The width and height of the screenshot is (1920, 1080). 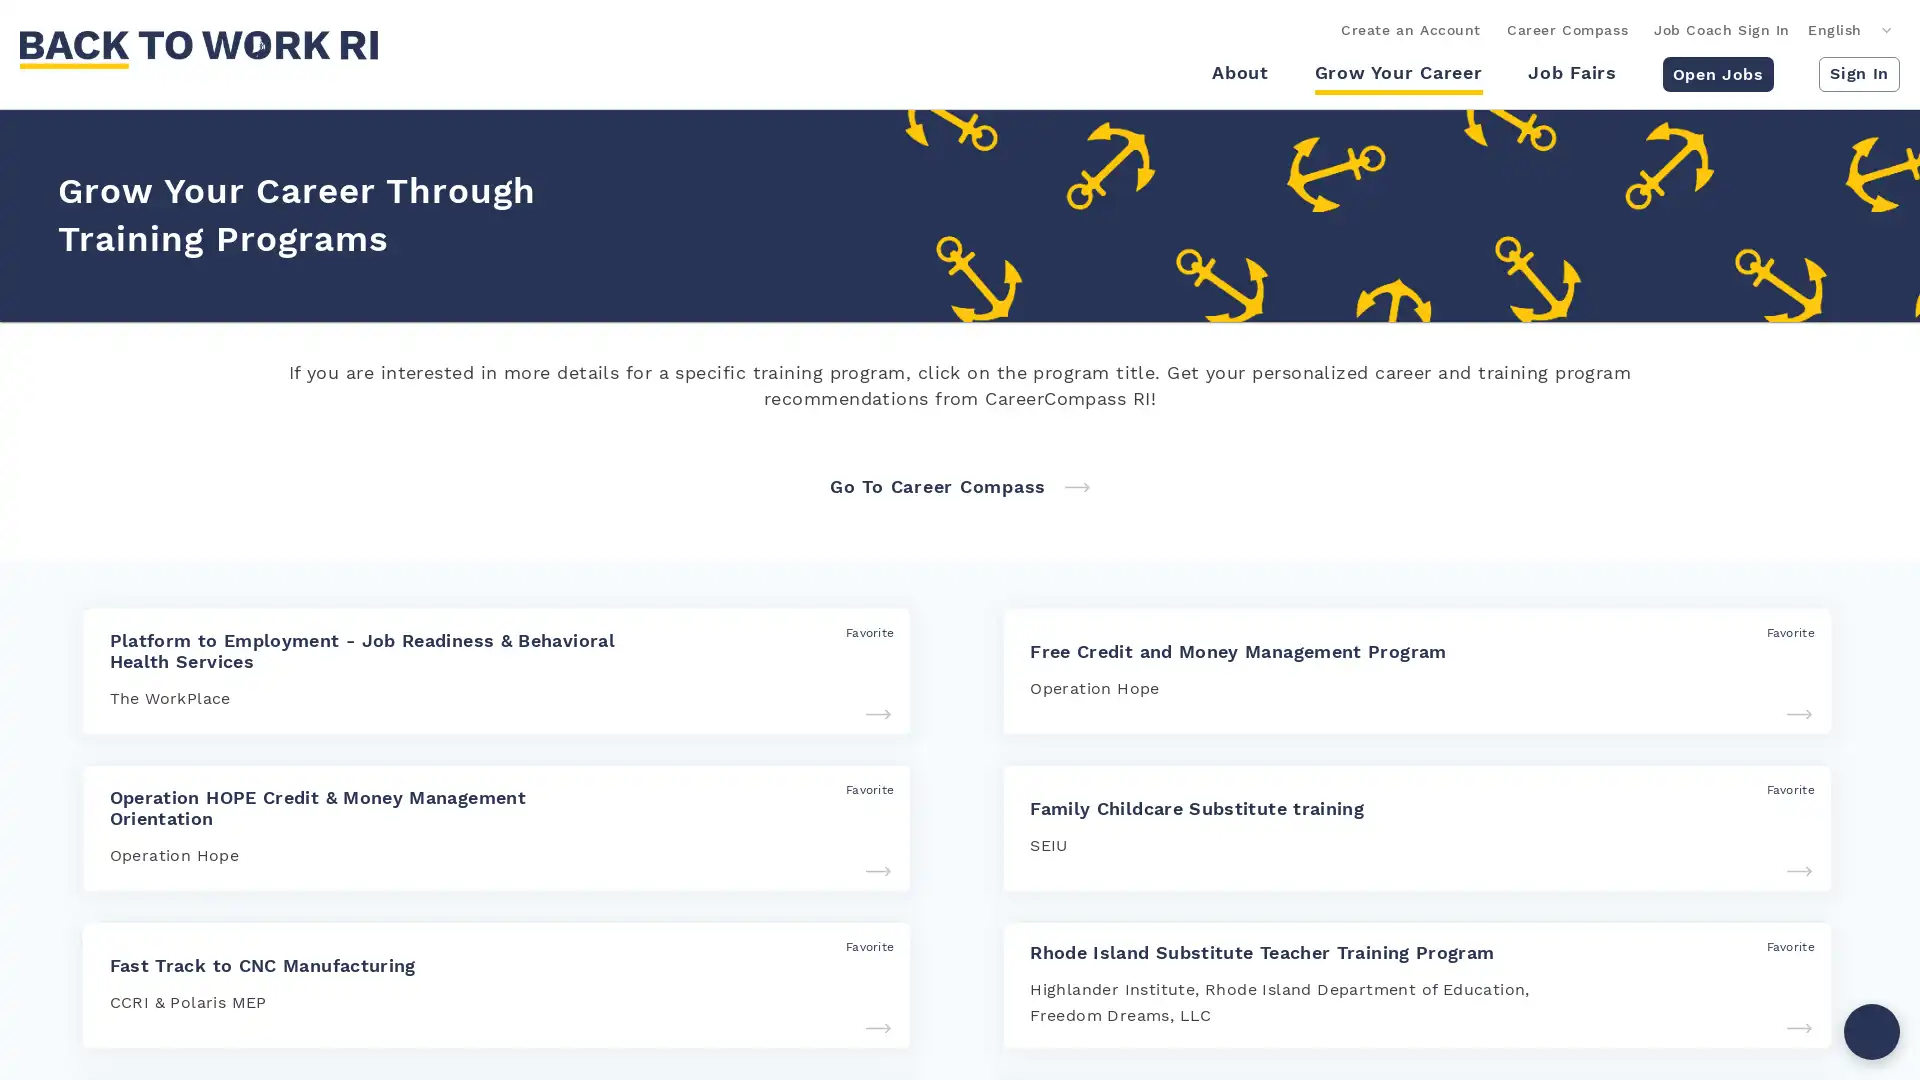 What do you see at coordinates (858, 945) in the screenshot?
I see `not favorite Favorite` at bounding box center [858, 945].